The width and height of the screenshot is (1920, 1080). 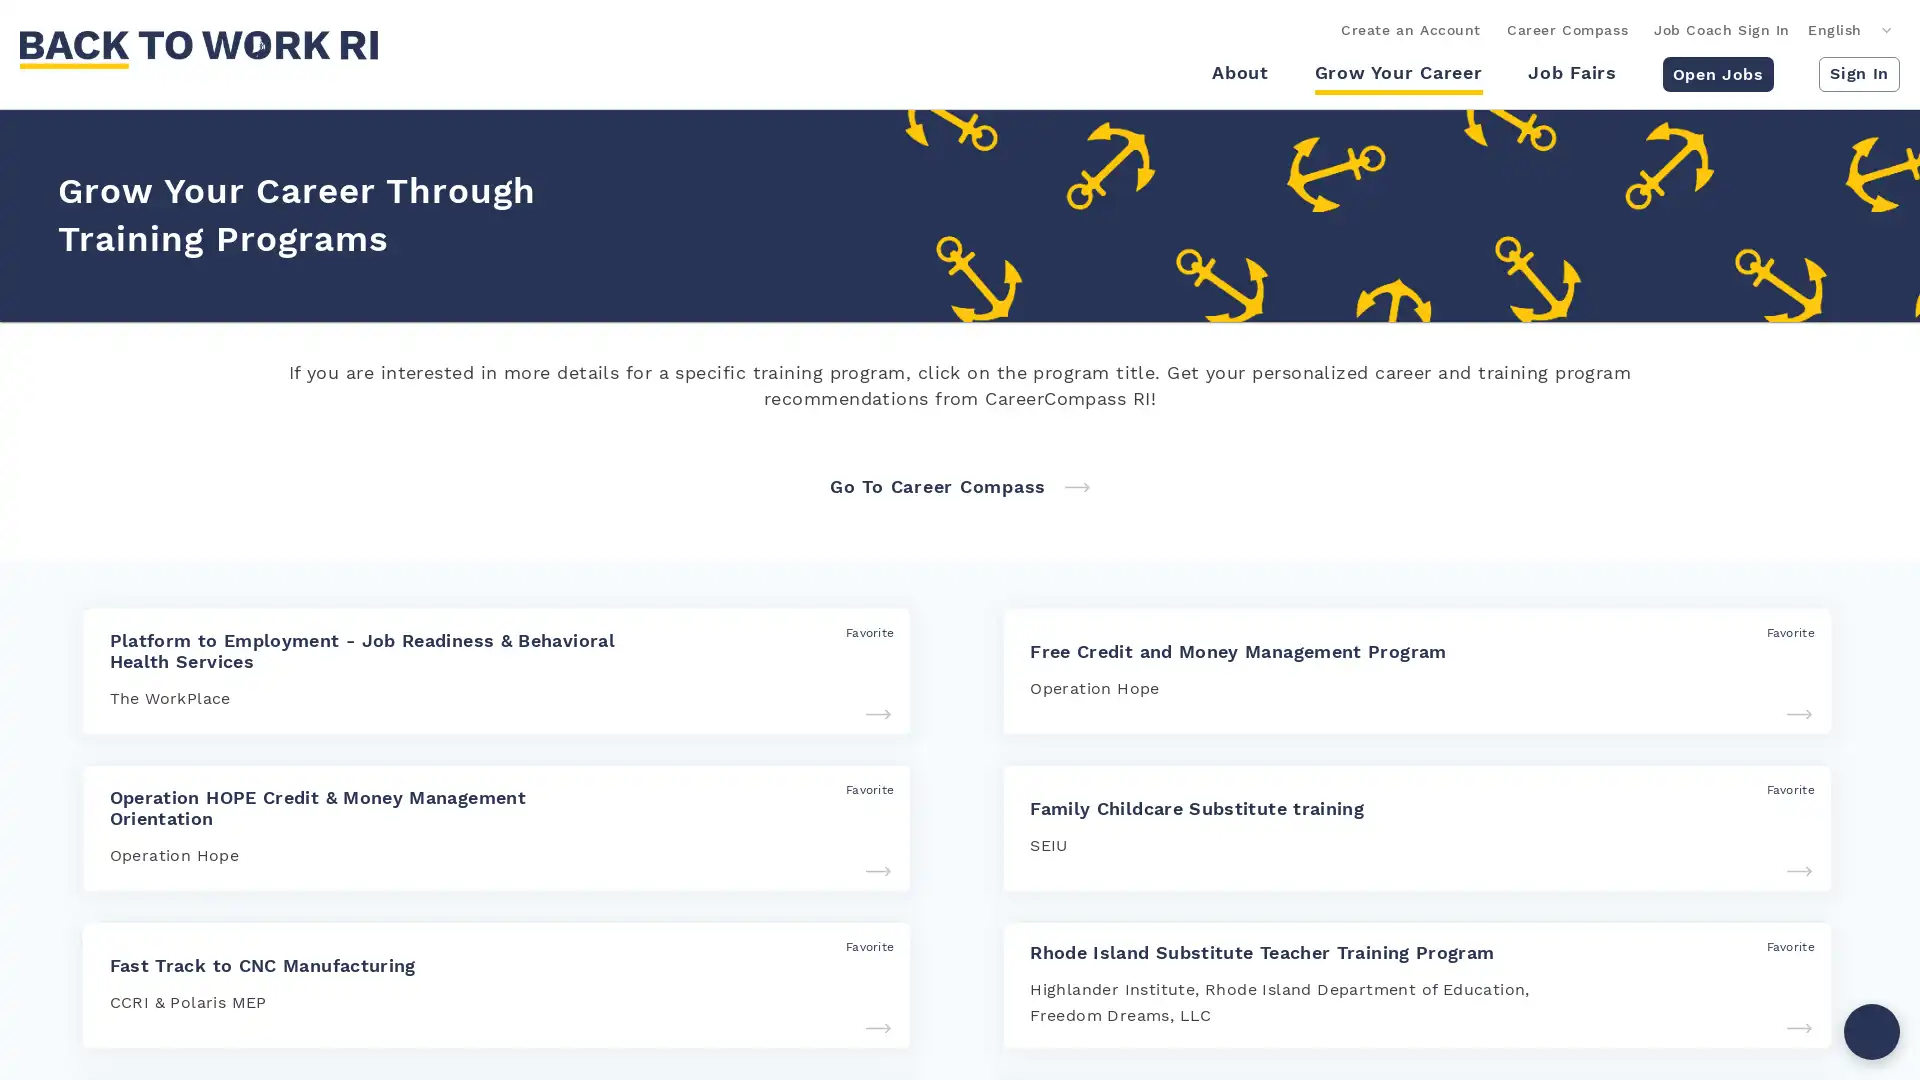 What do you see at coordinates (858, 945) in the screenshot?
I see `not favorite Favorite` at bounding box center [858, 945].